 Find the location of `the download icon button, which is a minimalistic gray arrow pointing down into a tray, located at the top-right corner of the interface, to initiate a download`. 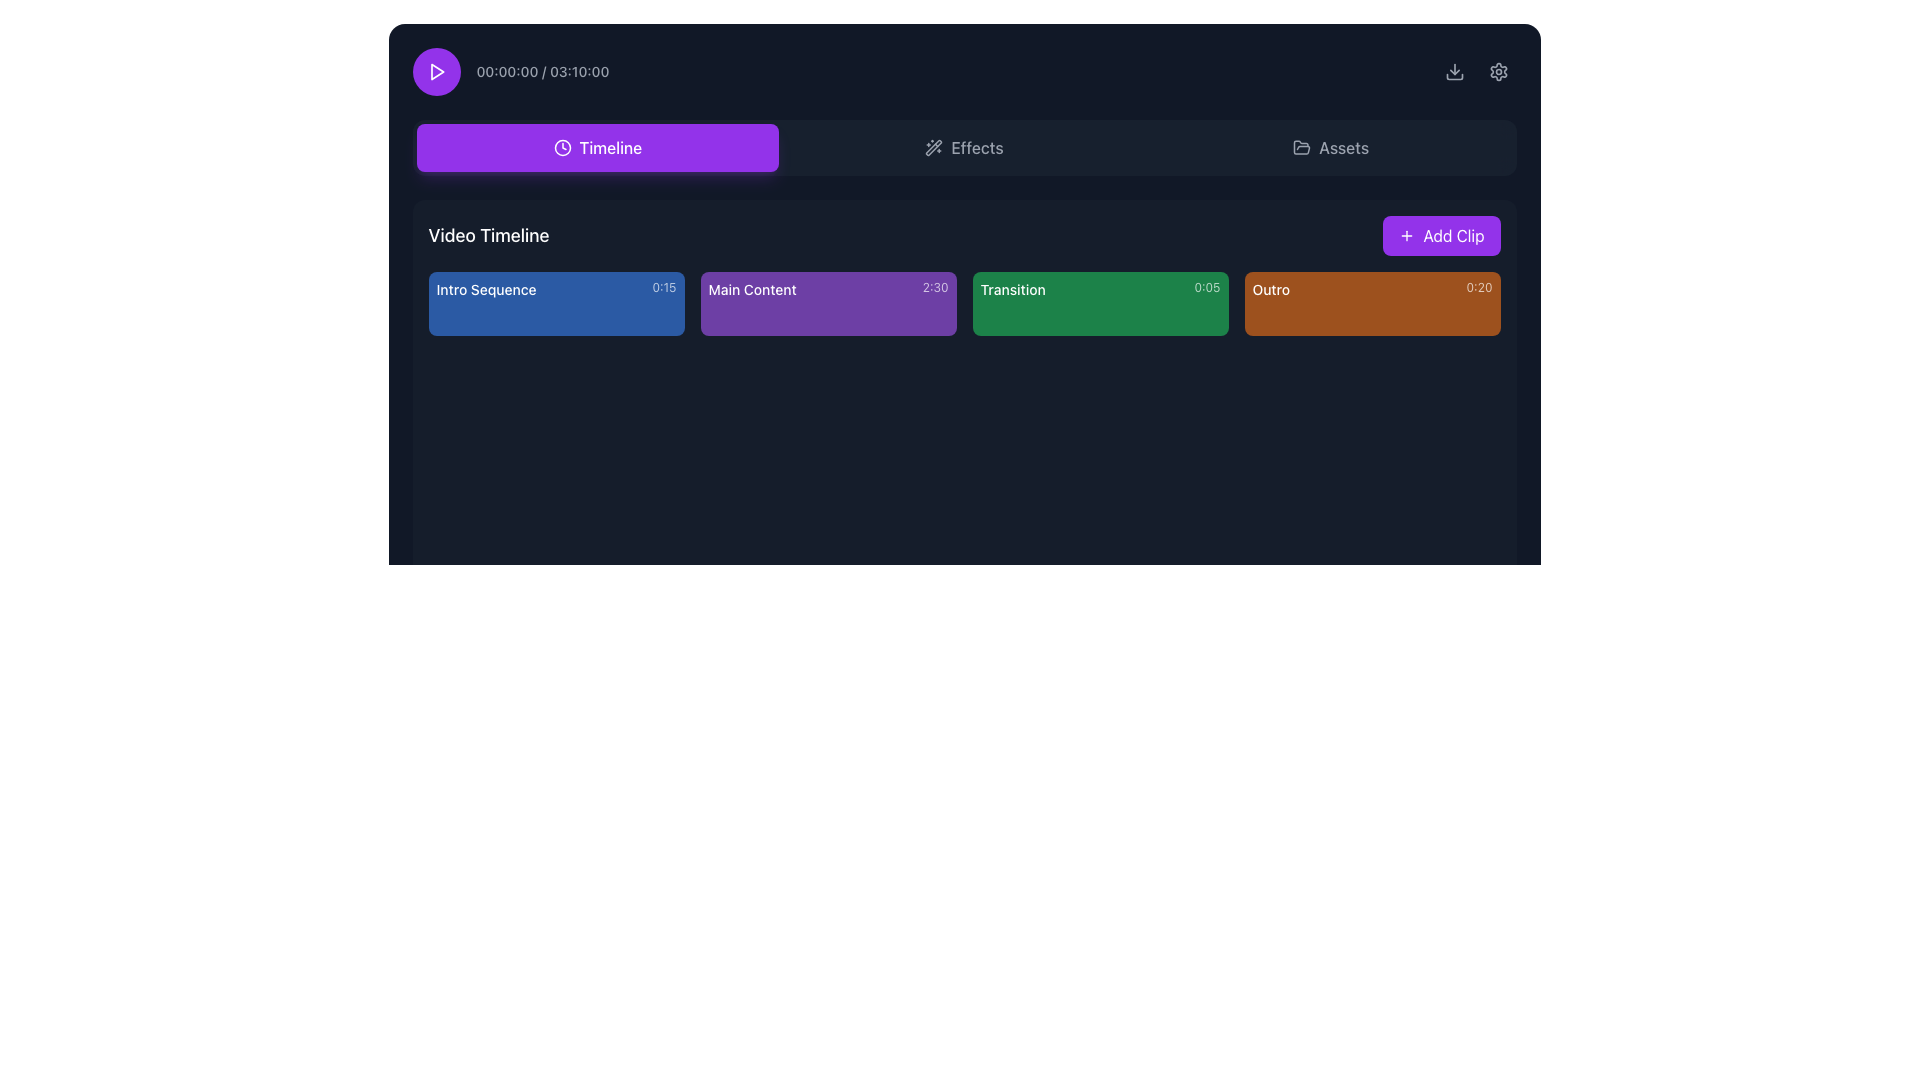

the download icon button, which is a minimalistic gray arrow pointing down into a tray, located at the top-right corner of the interface, to initiate a download is located at coordinates (1454, 71).